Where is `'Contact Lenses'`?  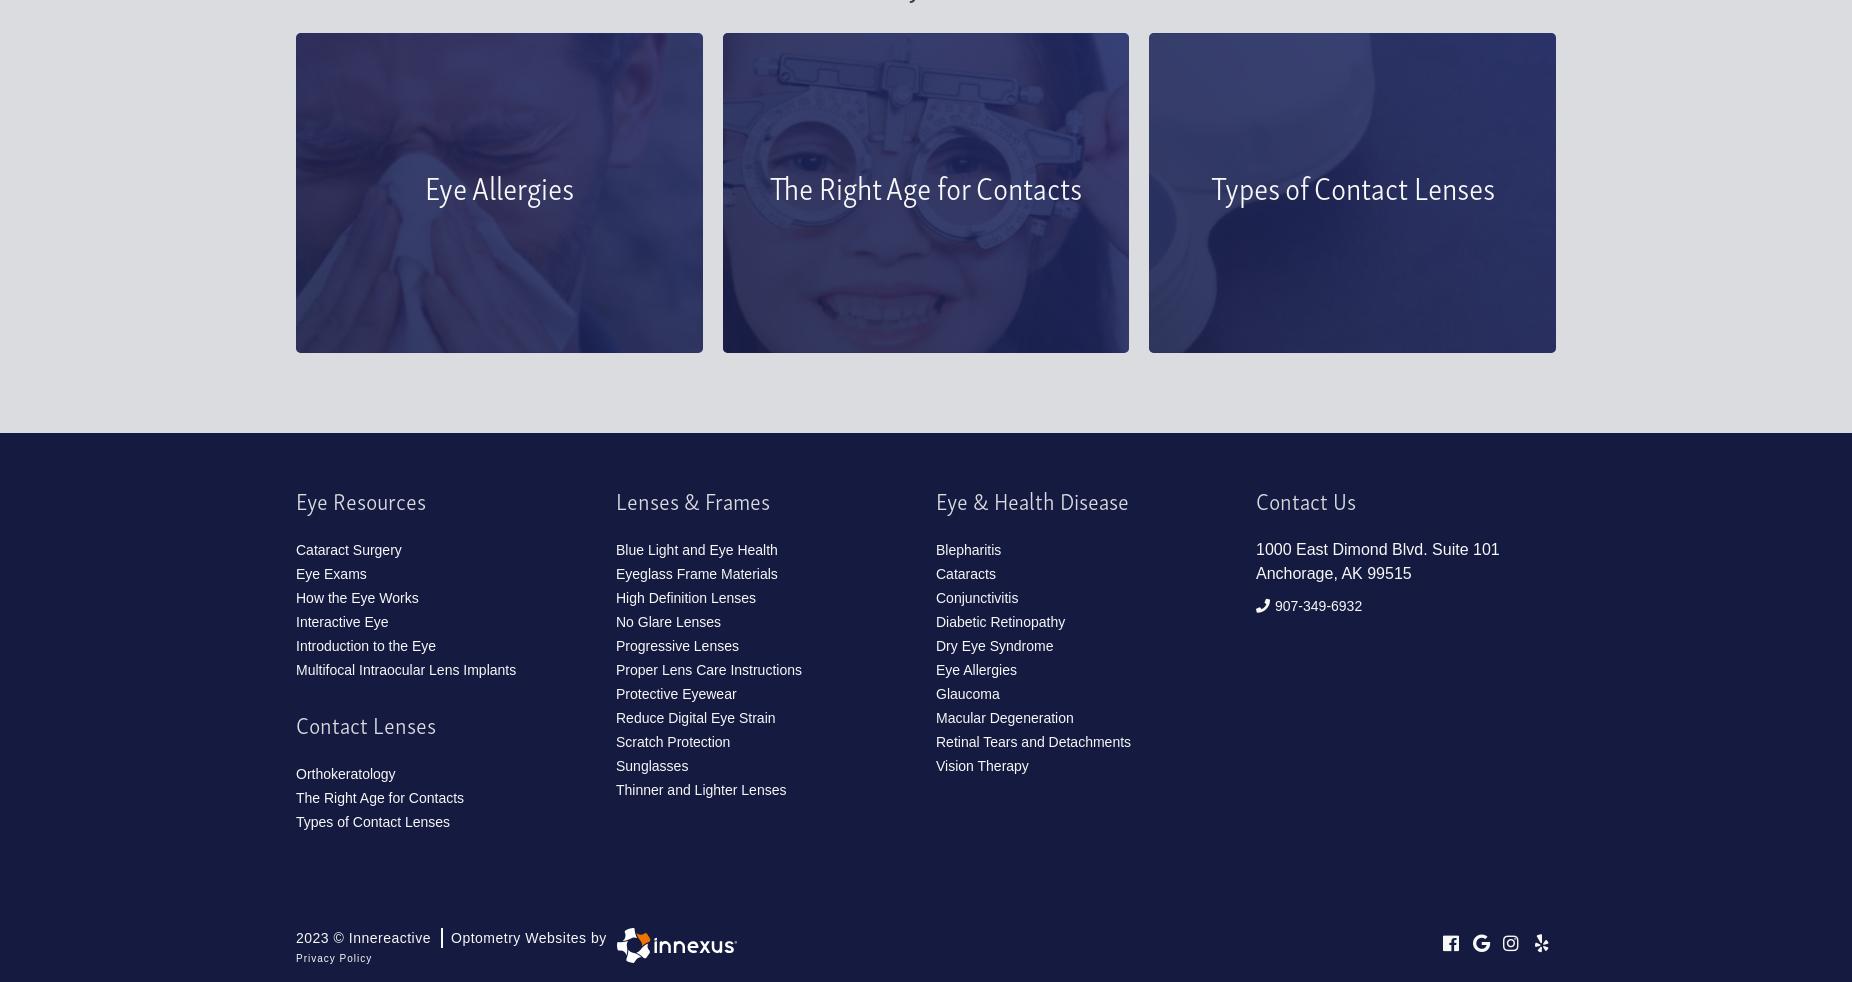 'Contact Lenses' is located at coordinates (365, 722).